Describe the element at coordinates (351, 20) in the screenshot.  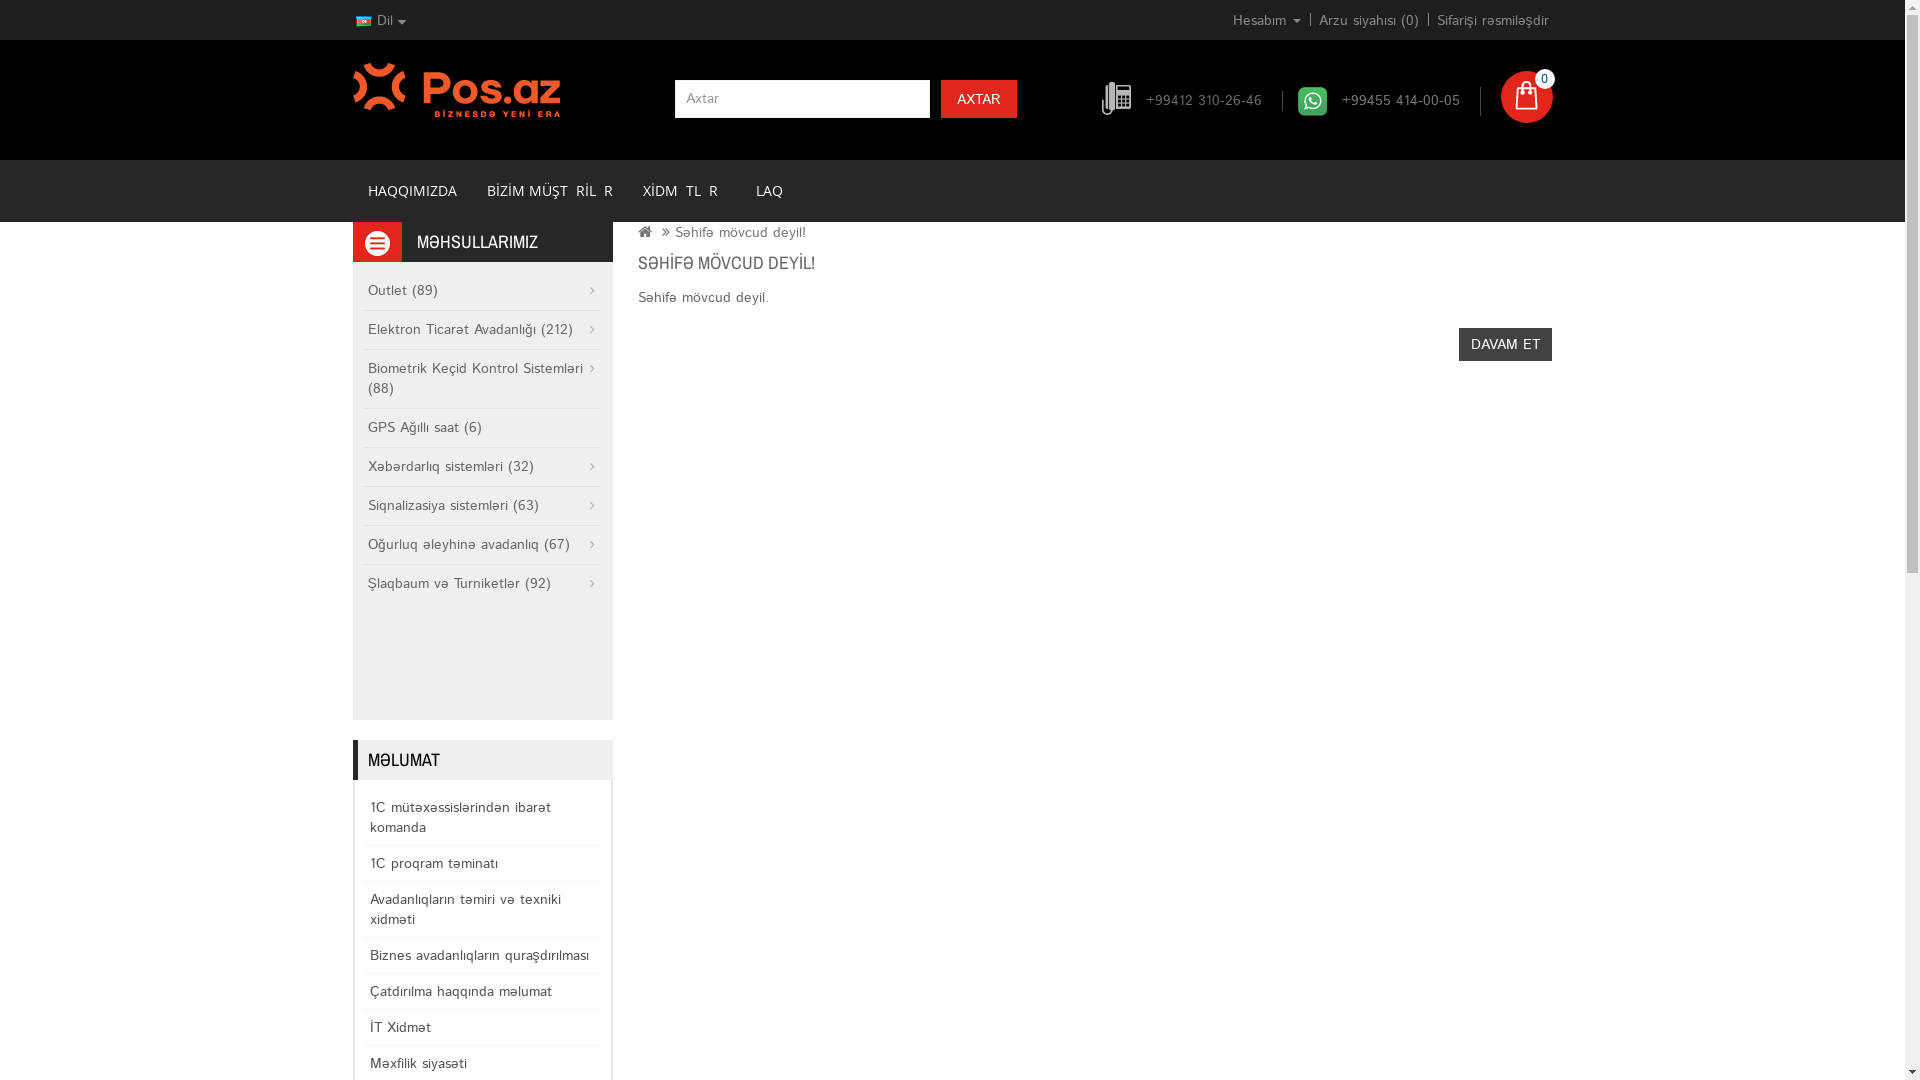
I see `'Dil'` at that location.